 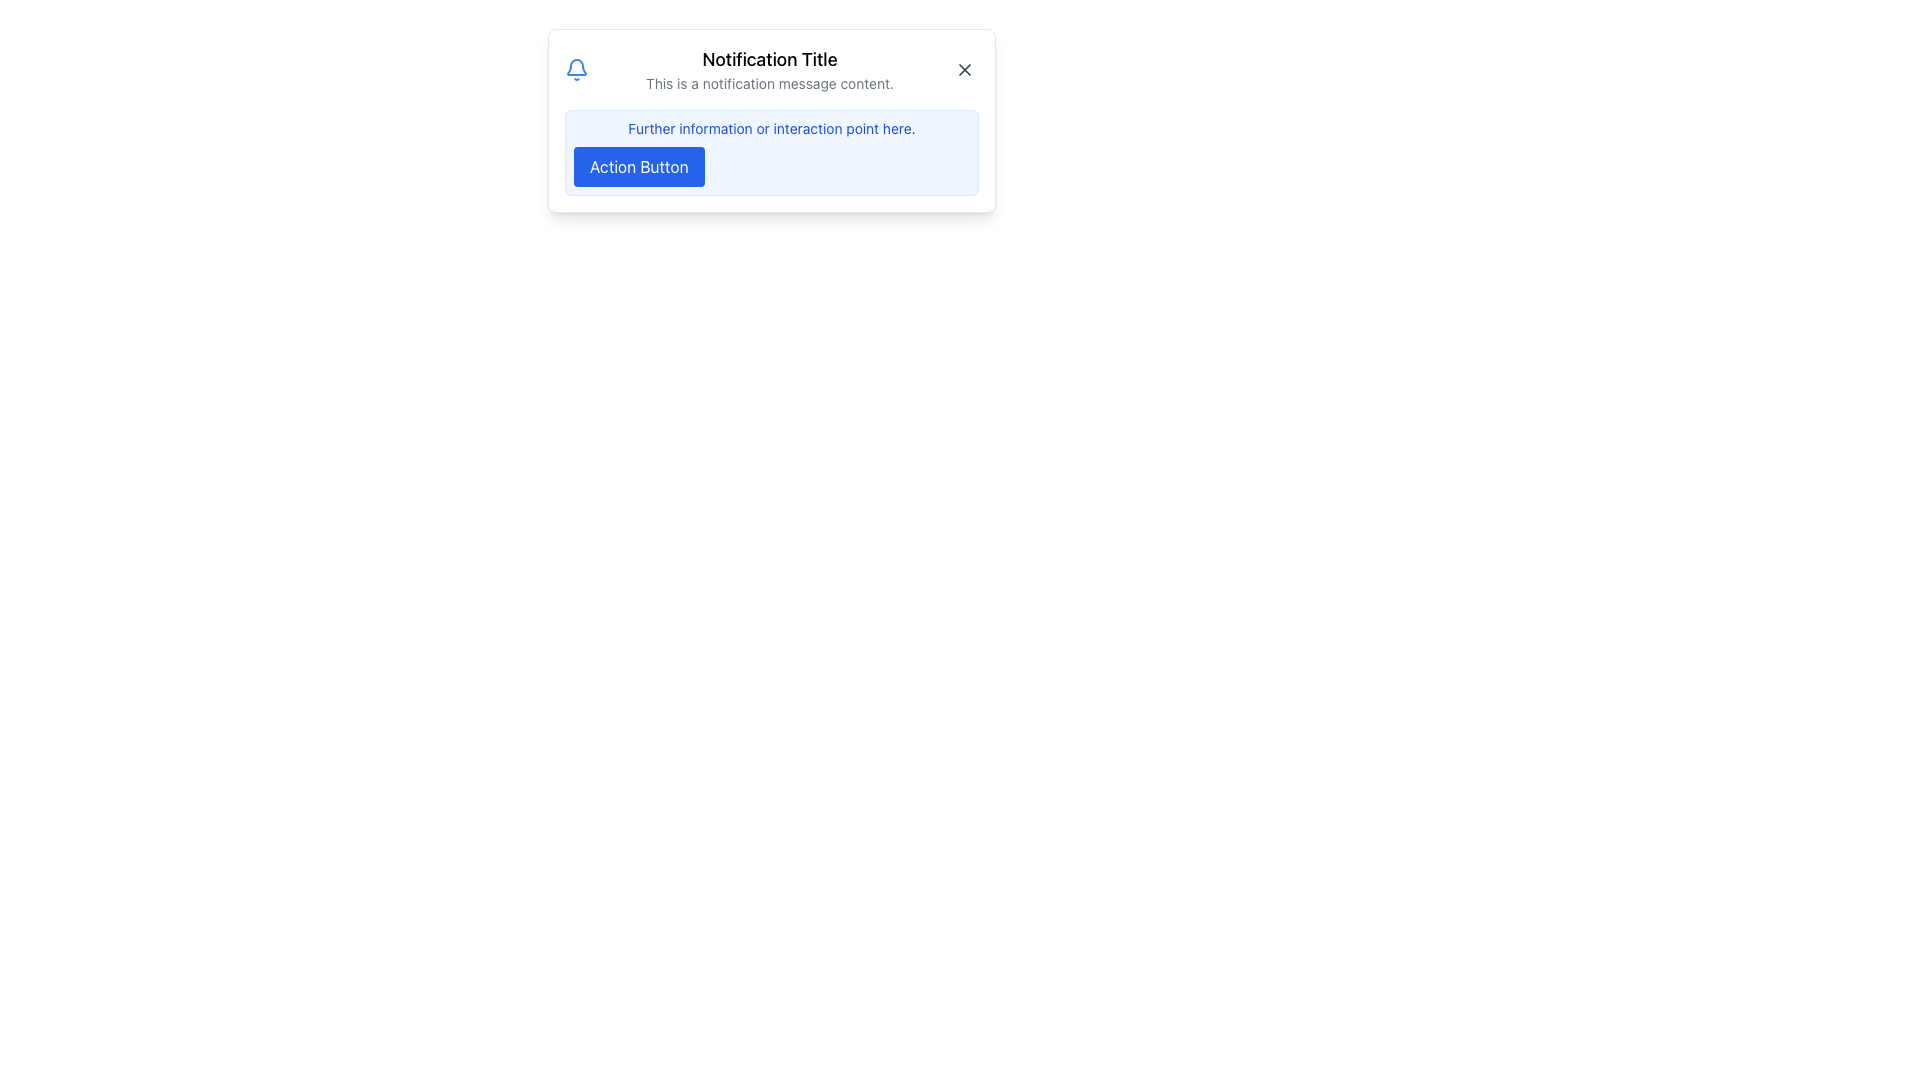 What do you see at coordinates (771, 68) in the screenshot?
I see `the Notification Header` at bounding box center [771, 68].